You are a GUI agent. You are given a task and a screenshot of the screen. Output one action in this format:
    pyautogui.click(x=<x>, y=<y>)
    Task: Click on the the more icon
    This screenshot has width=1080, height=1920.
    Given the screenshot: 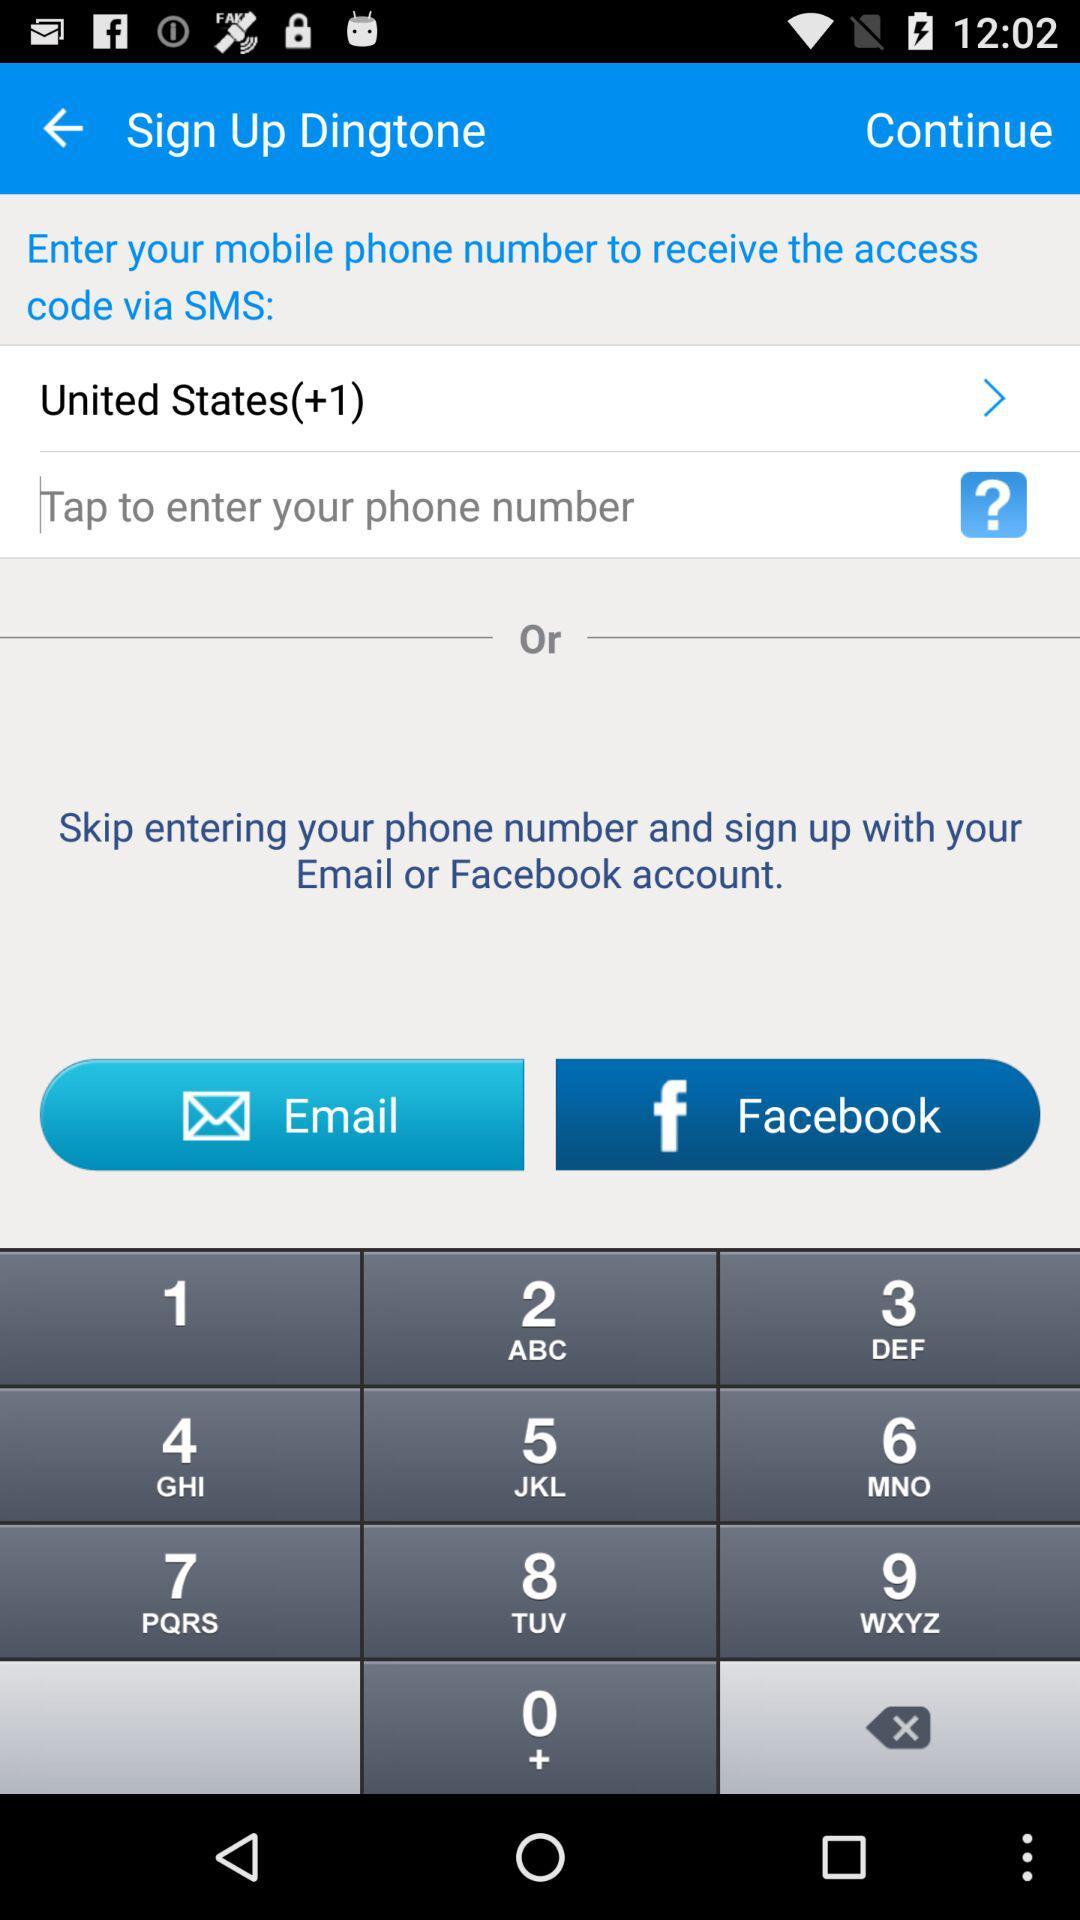 What is the action you would take?
    pyautogui.click(x=898, y=1555)
    